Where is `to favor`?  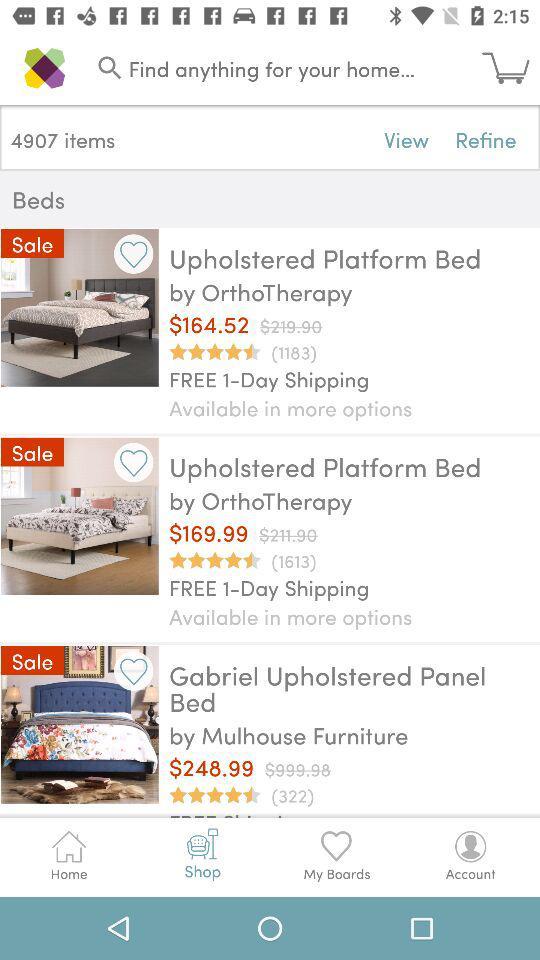 to favor is located at coordinates (133, 462).